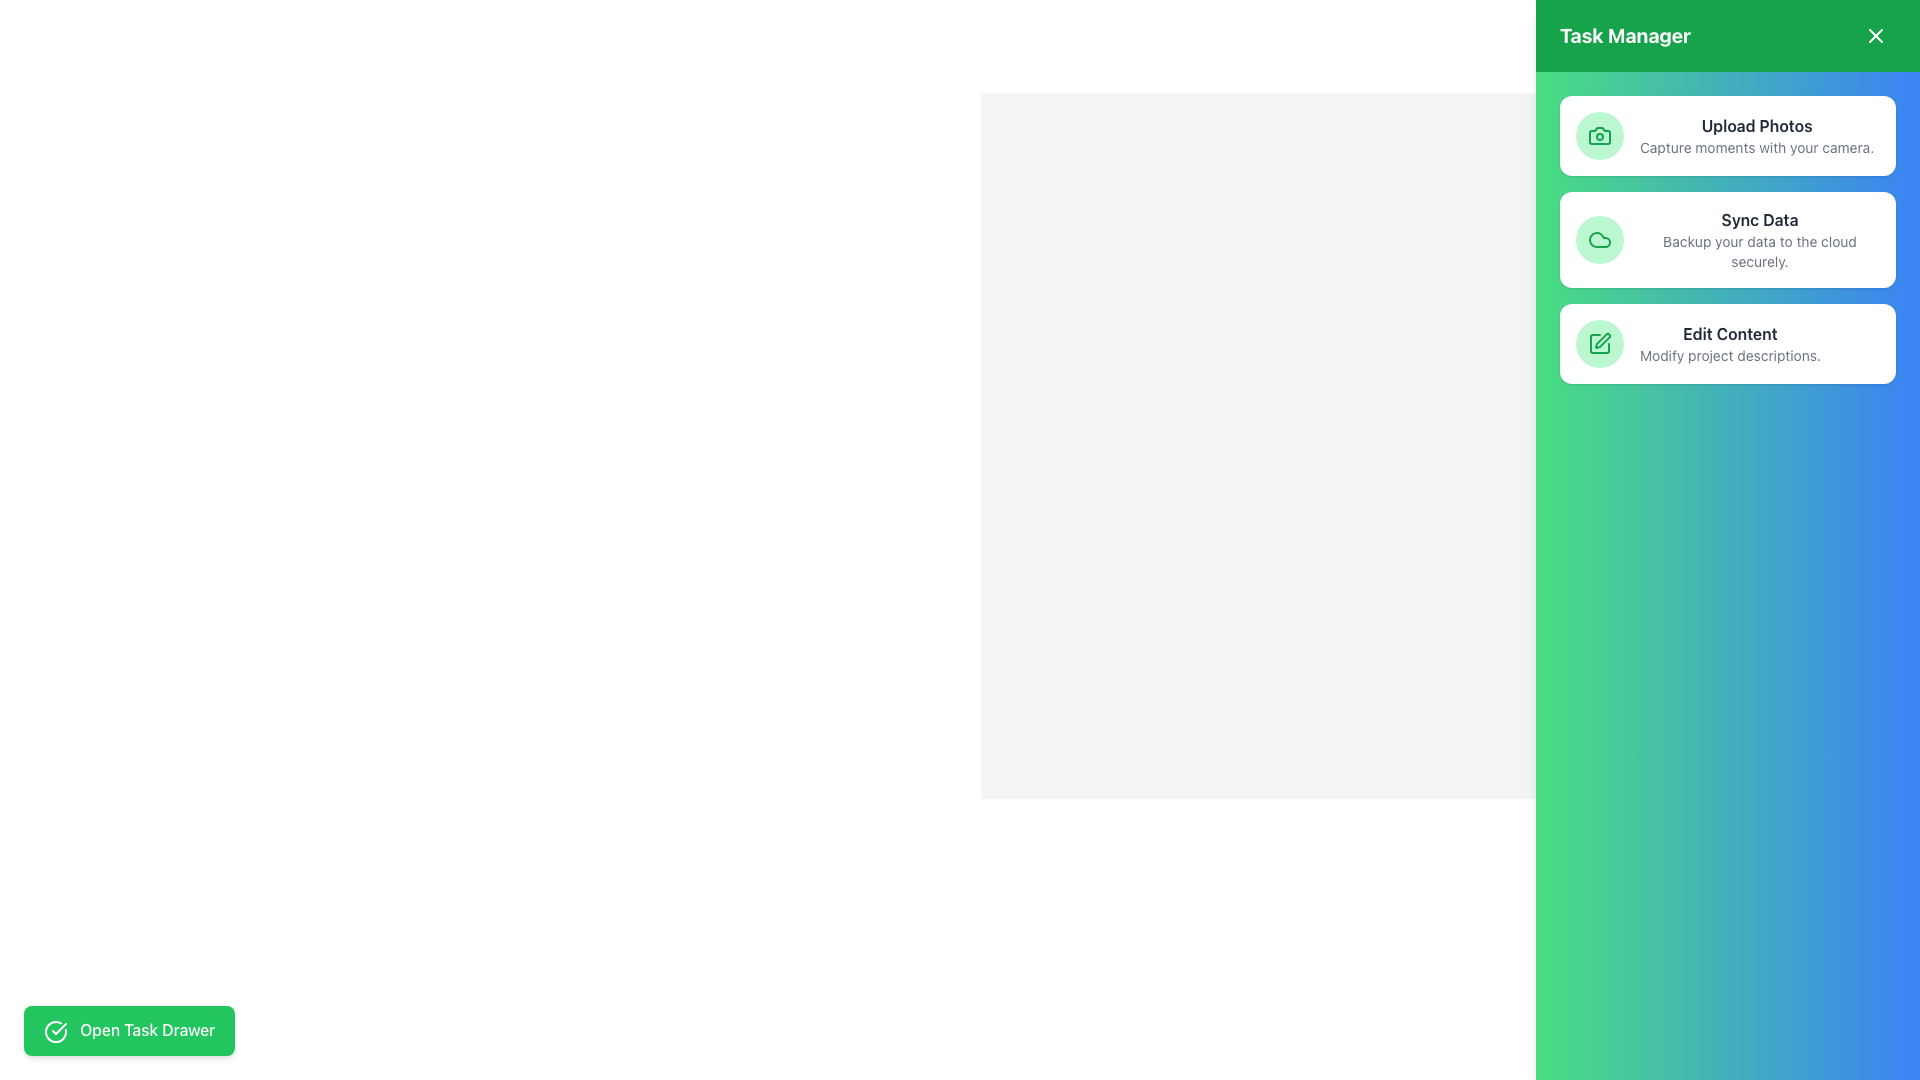 The height and width of the screenshot is (1080, 1920). Describe the element at coordinates (1727, 238) in the screenshot. I see `the second UI card labeled 'Sync Data' in the 'Task Manager'` at that location.